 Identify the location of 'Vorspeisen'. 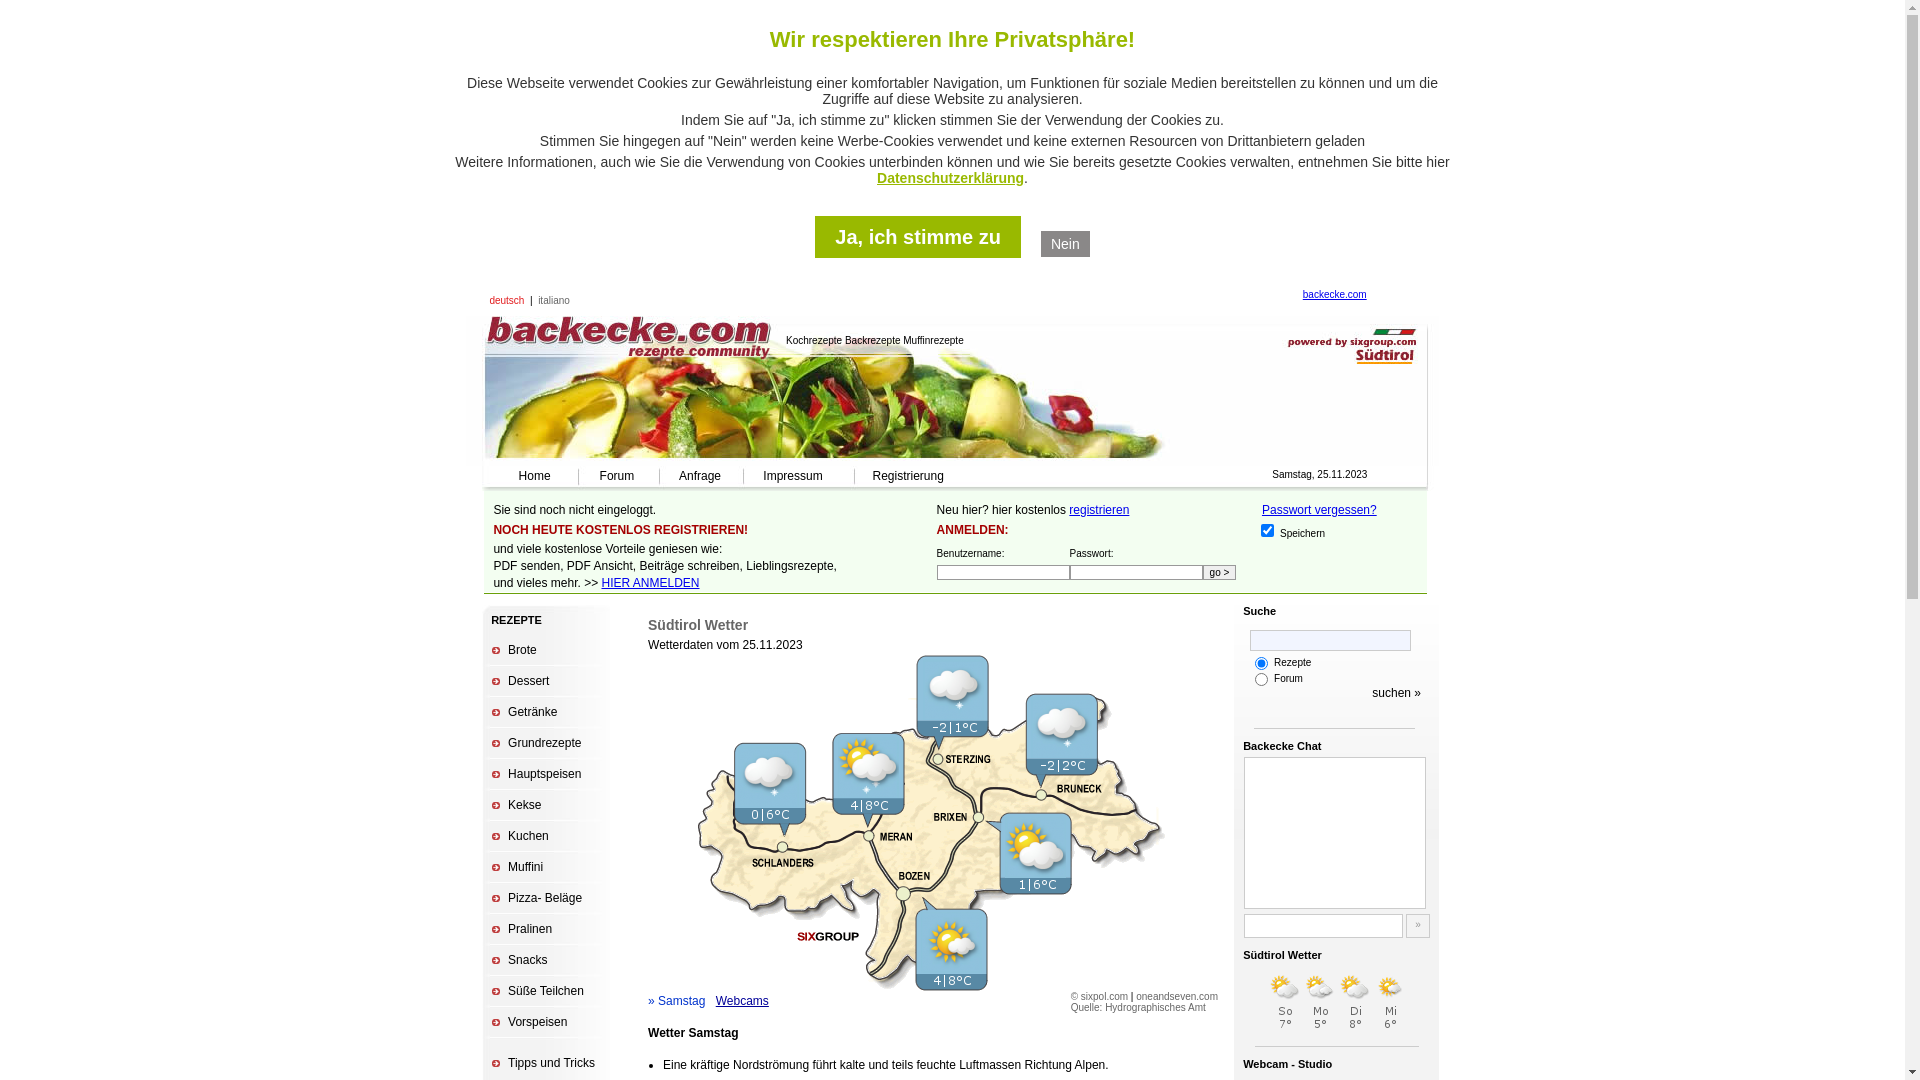
(537, 1022).